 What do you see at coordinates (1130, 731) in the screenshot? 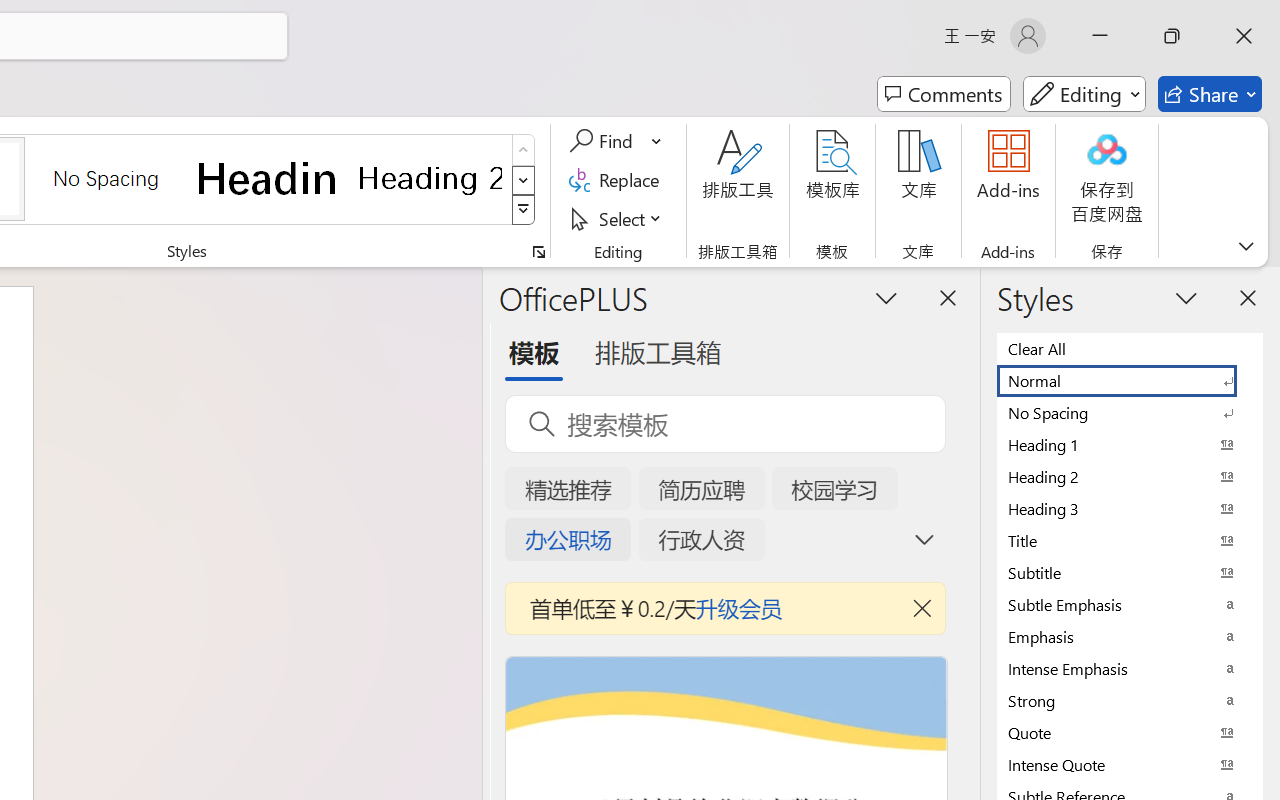
I see `'Quote'` at bounding box center [1130, 731].